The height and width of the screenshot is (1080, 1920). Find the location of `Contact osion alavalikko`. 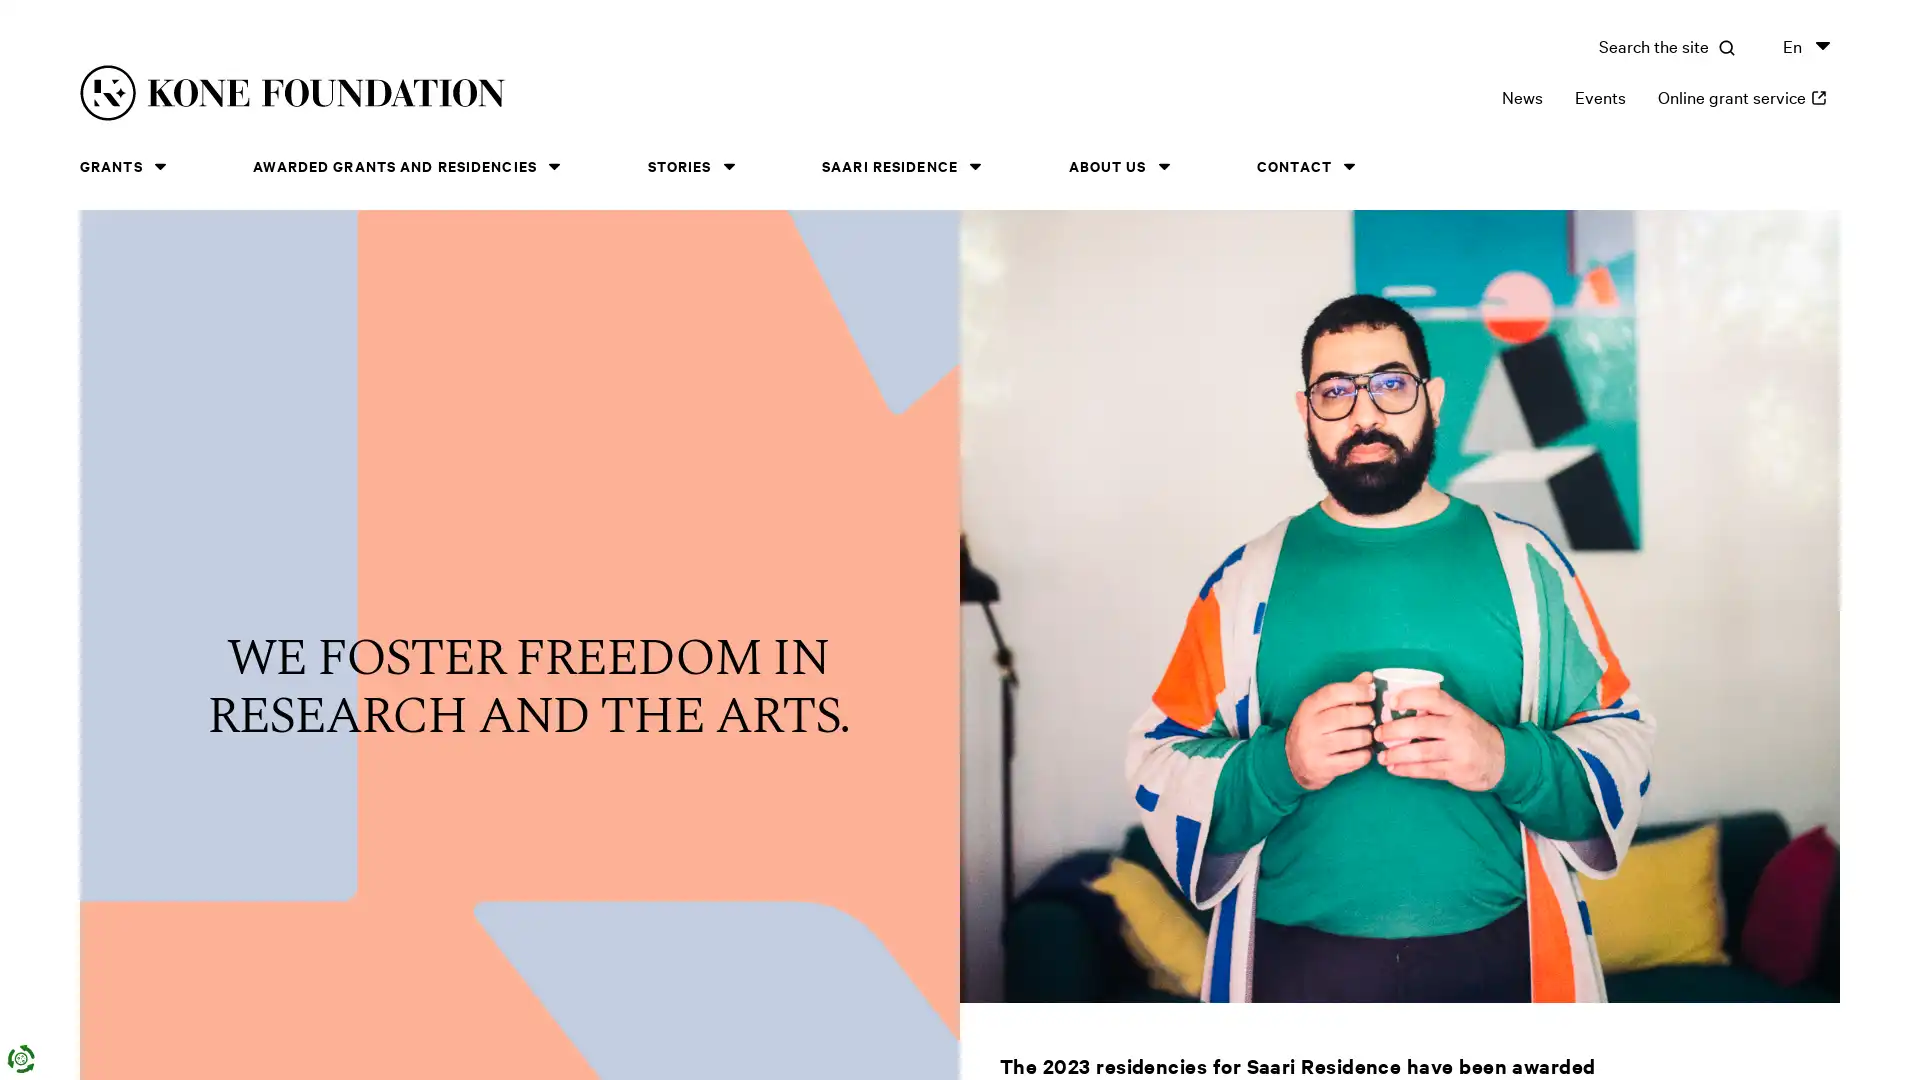

Contact osion alavalikko is located at coordinates (1348, 165).